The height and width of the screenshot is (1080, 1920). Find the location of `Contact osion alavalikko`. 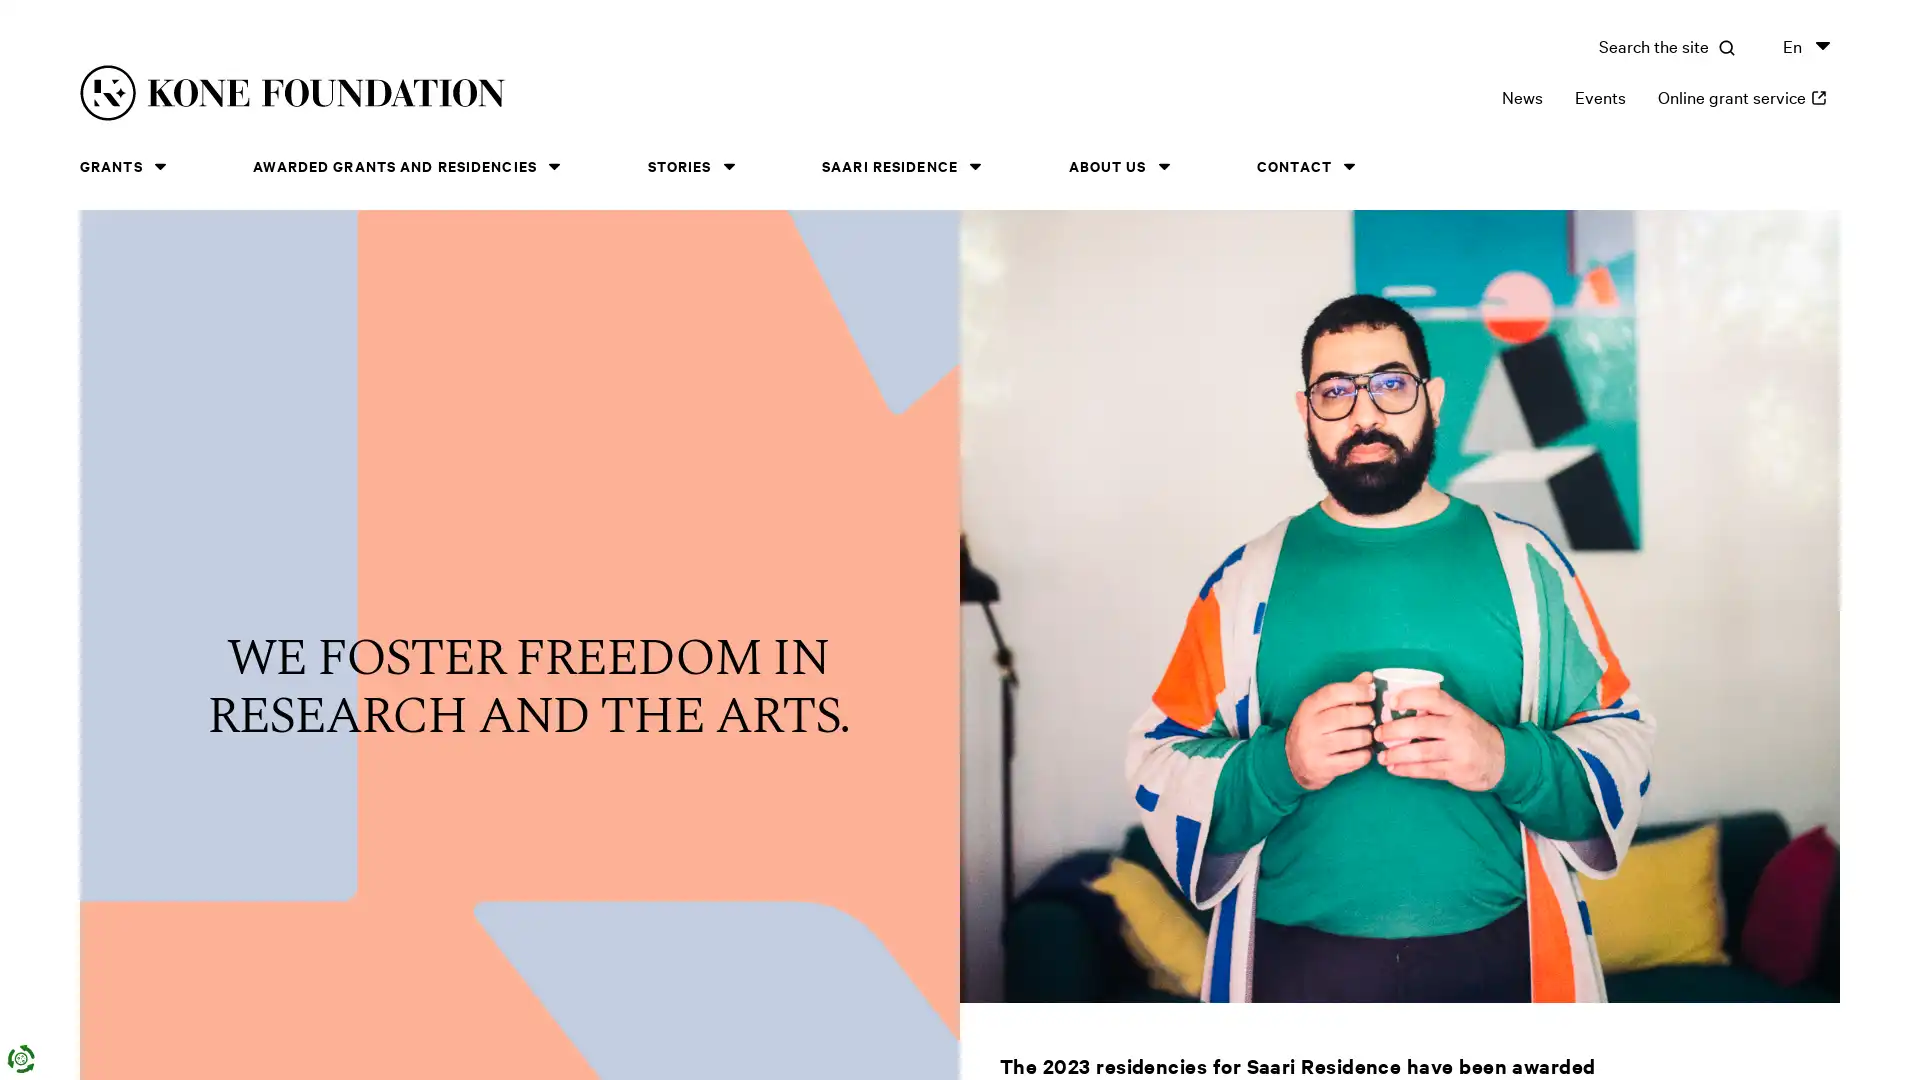

Contact osion alavalikko is located at coordinates (1348, 165).